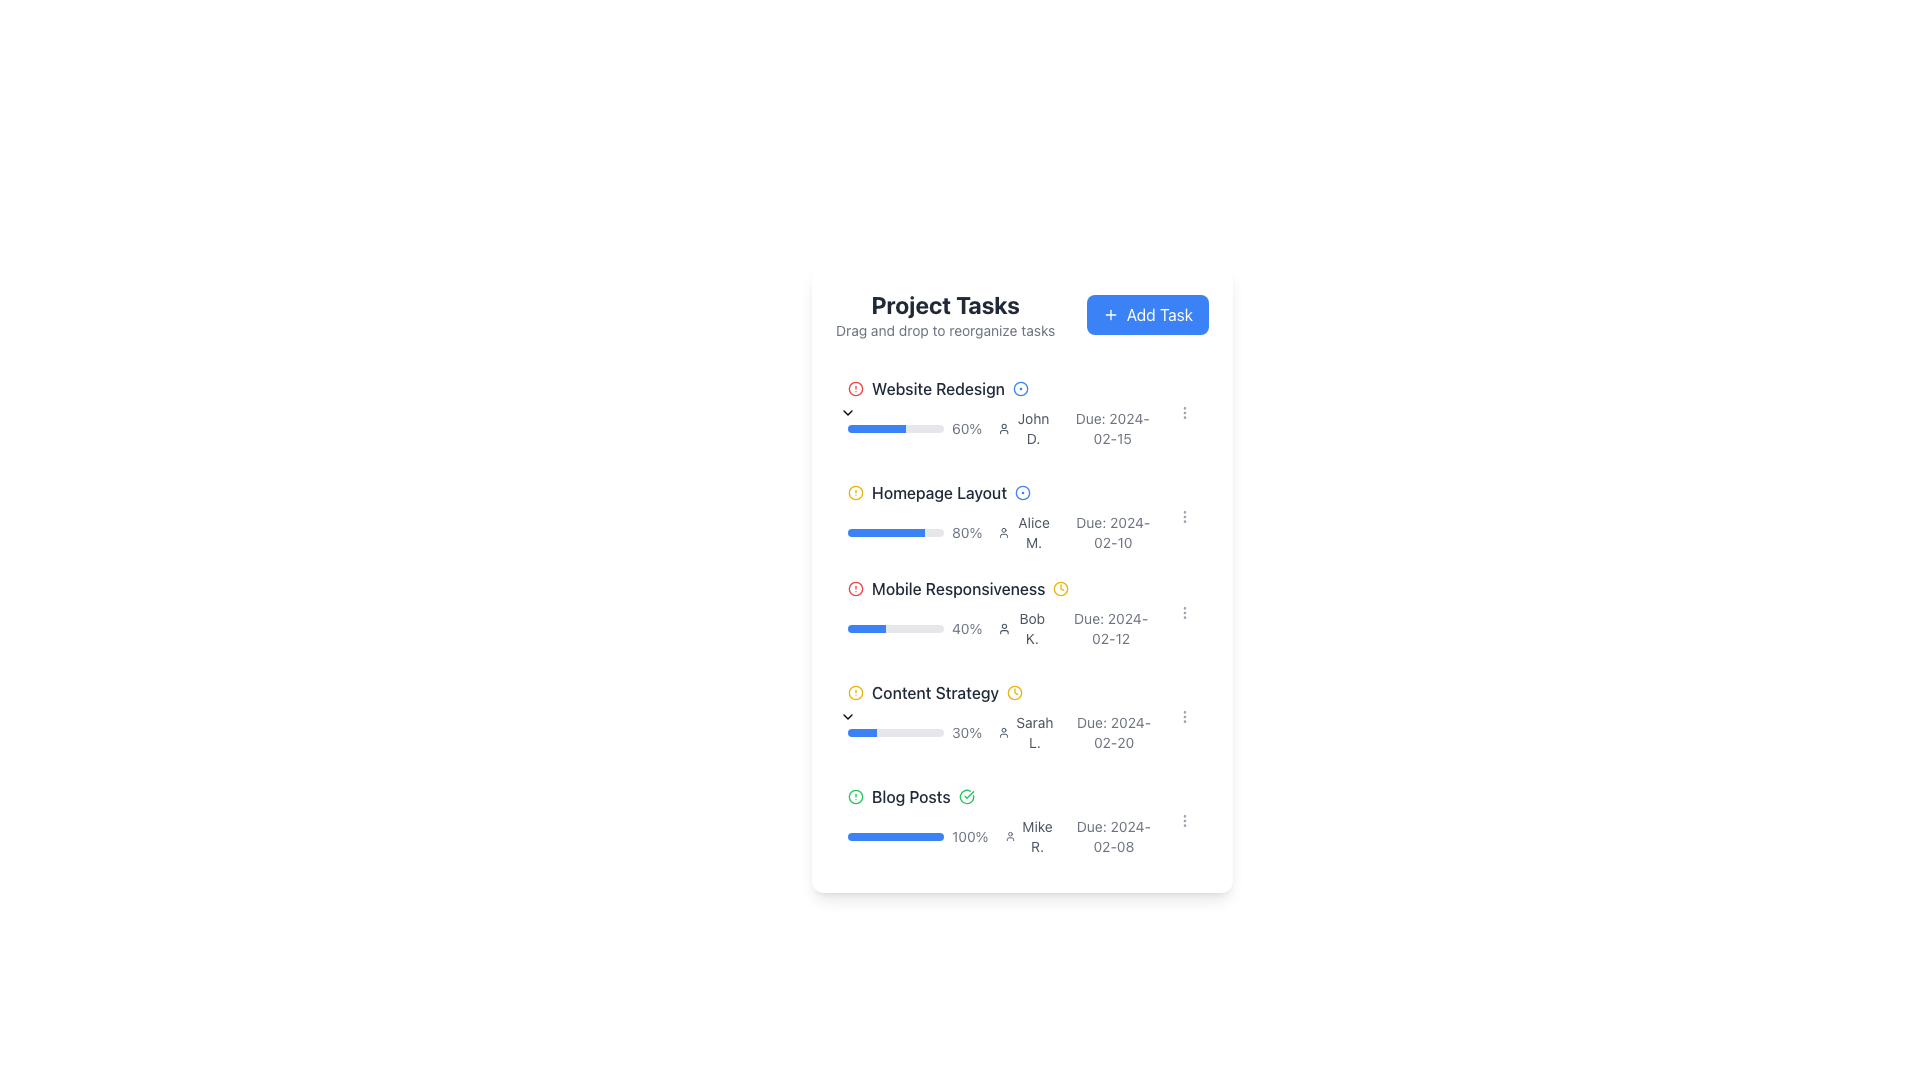  I want to click on the small yellow clock icon located in the 'Mobile Responsiveness' task entry, positioned on the far-right side next to other task details, so click(1060, 588).